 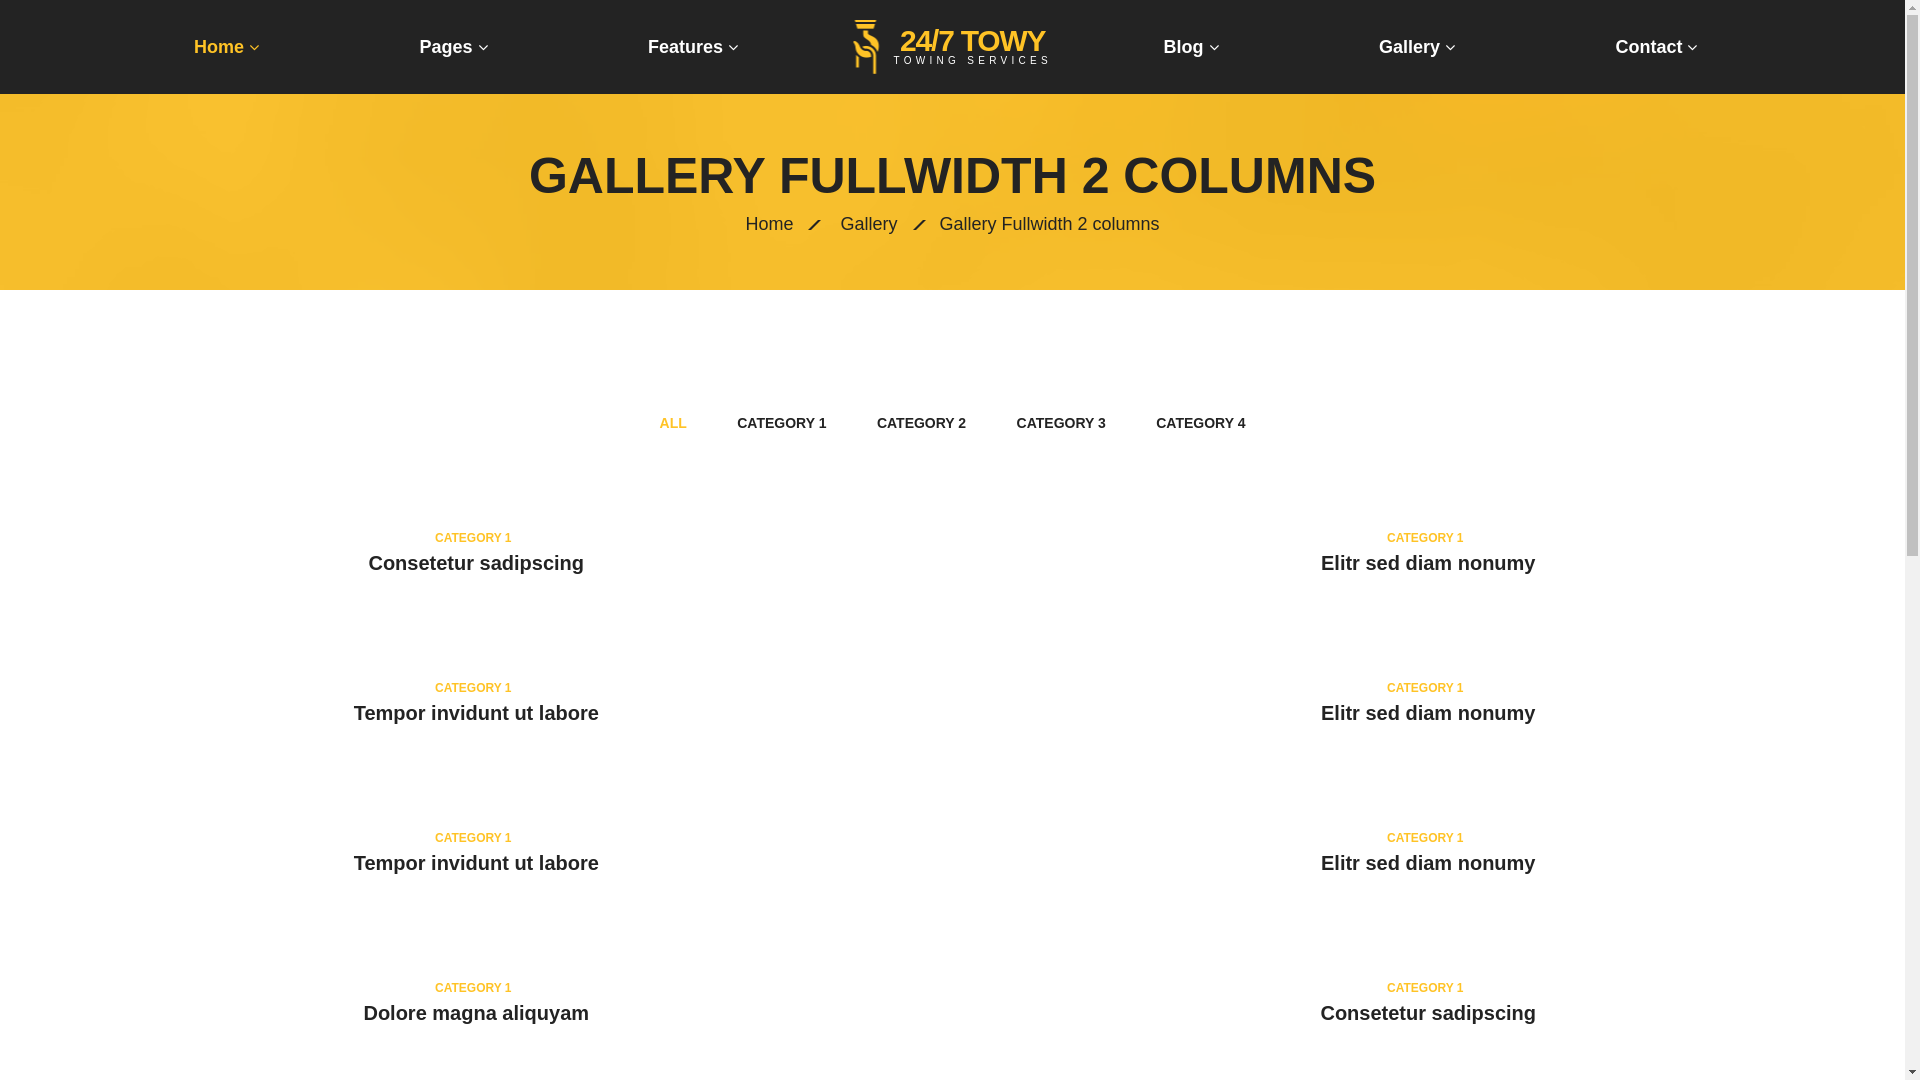 What do you see at coordinates (474, 1013) in the screenshot?
I see `'Dolore magna aliquyam'` at bounding box center [474, 1013].